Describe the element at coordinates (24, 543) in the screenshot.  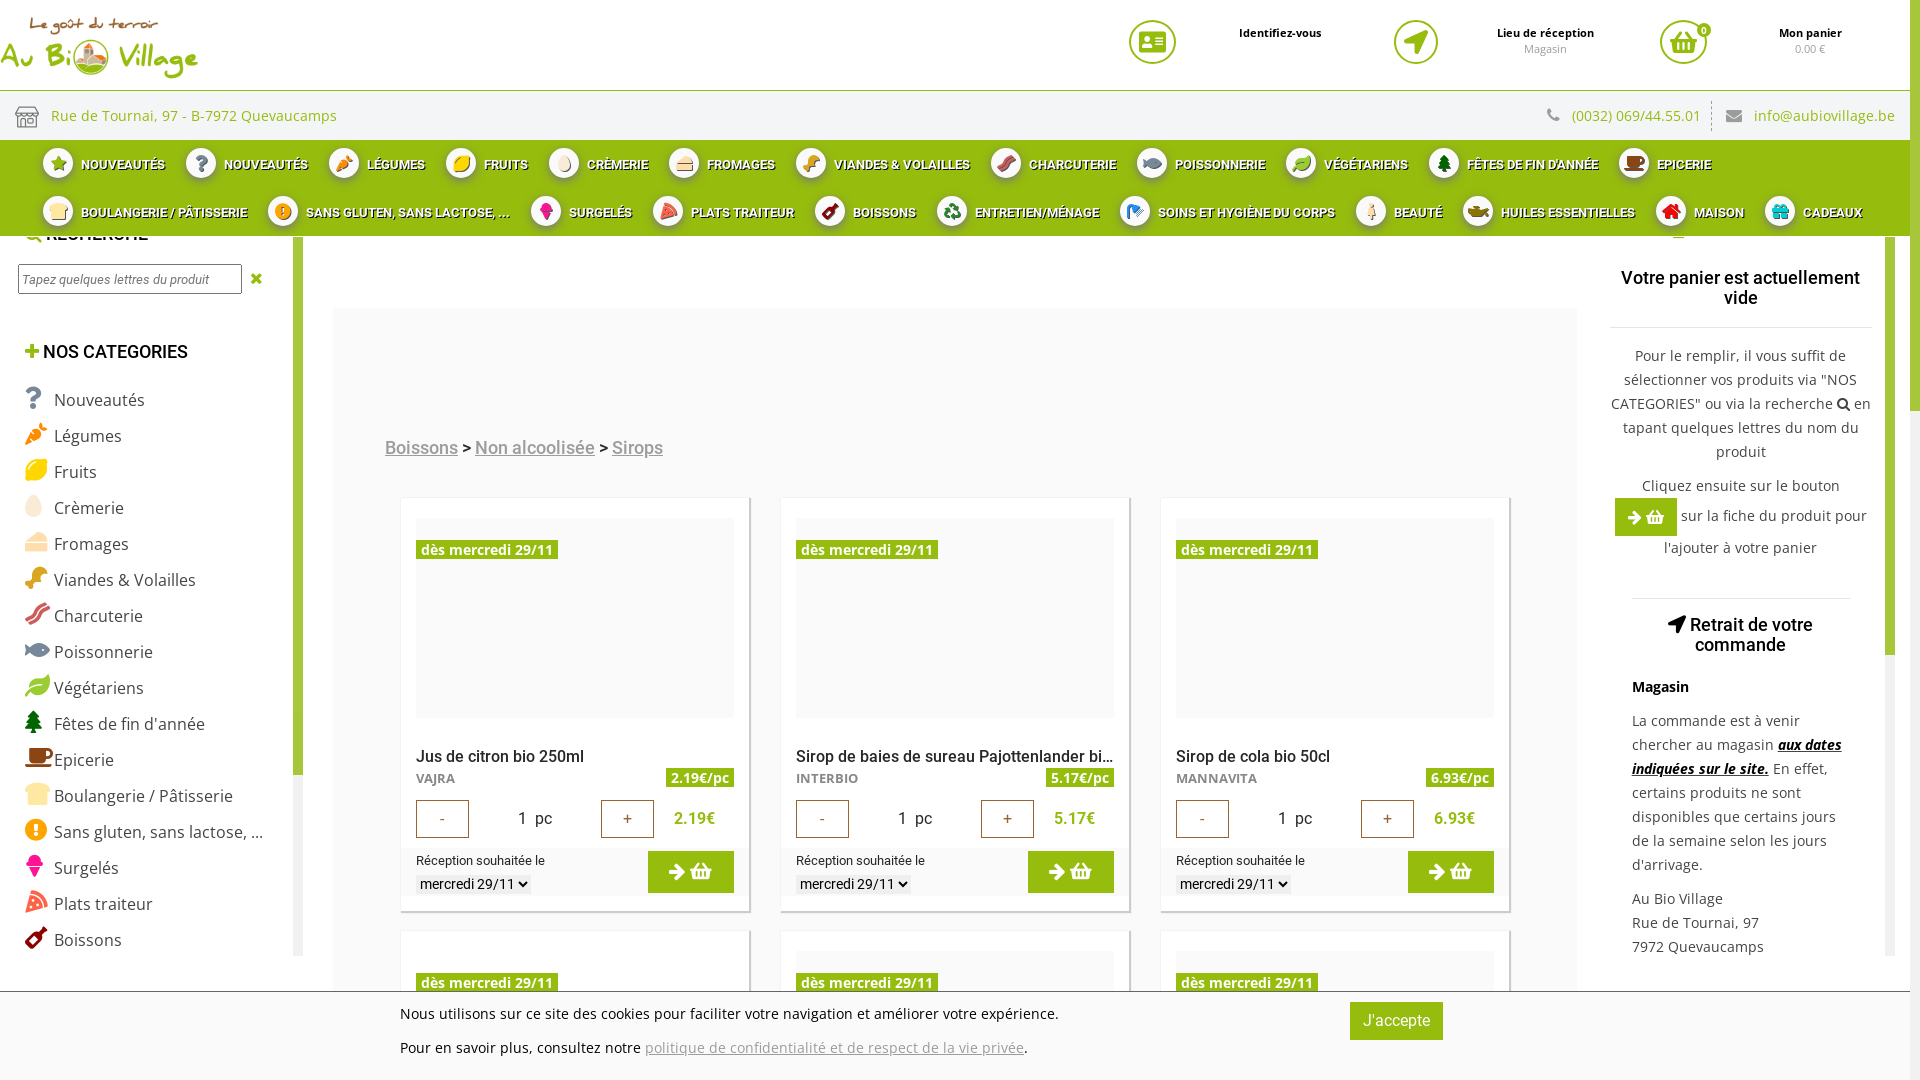
I see `'Fromages'` at that location.